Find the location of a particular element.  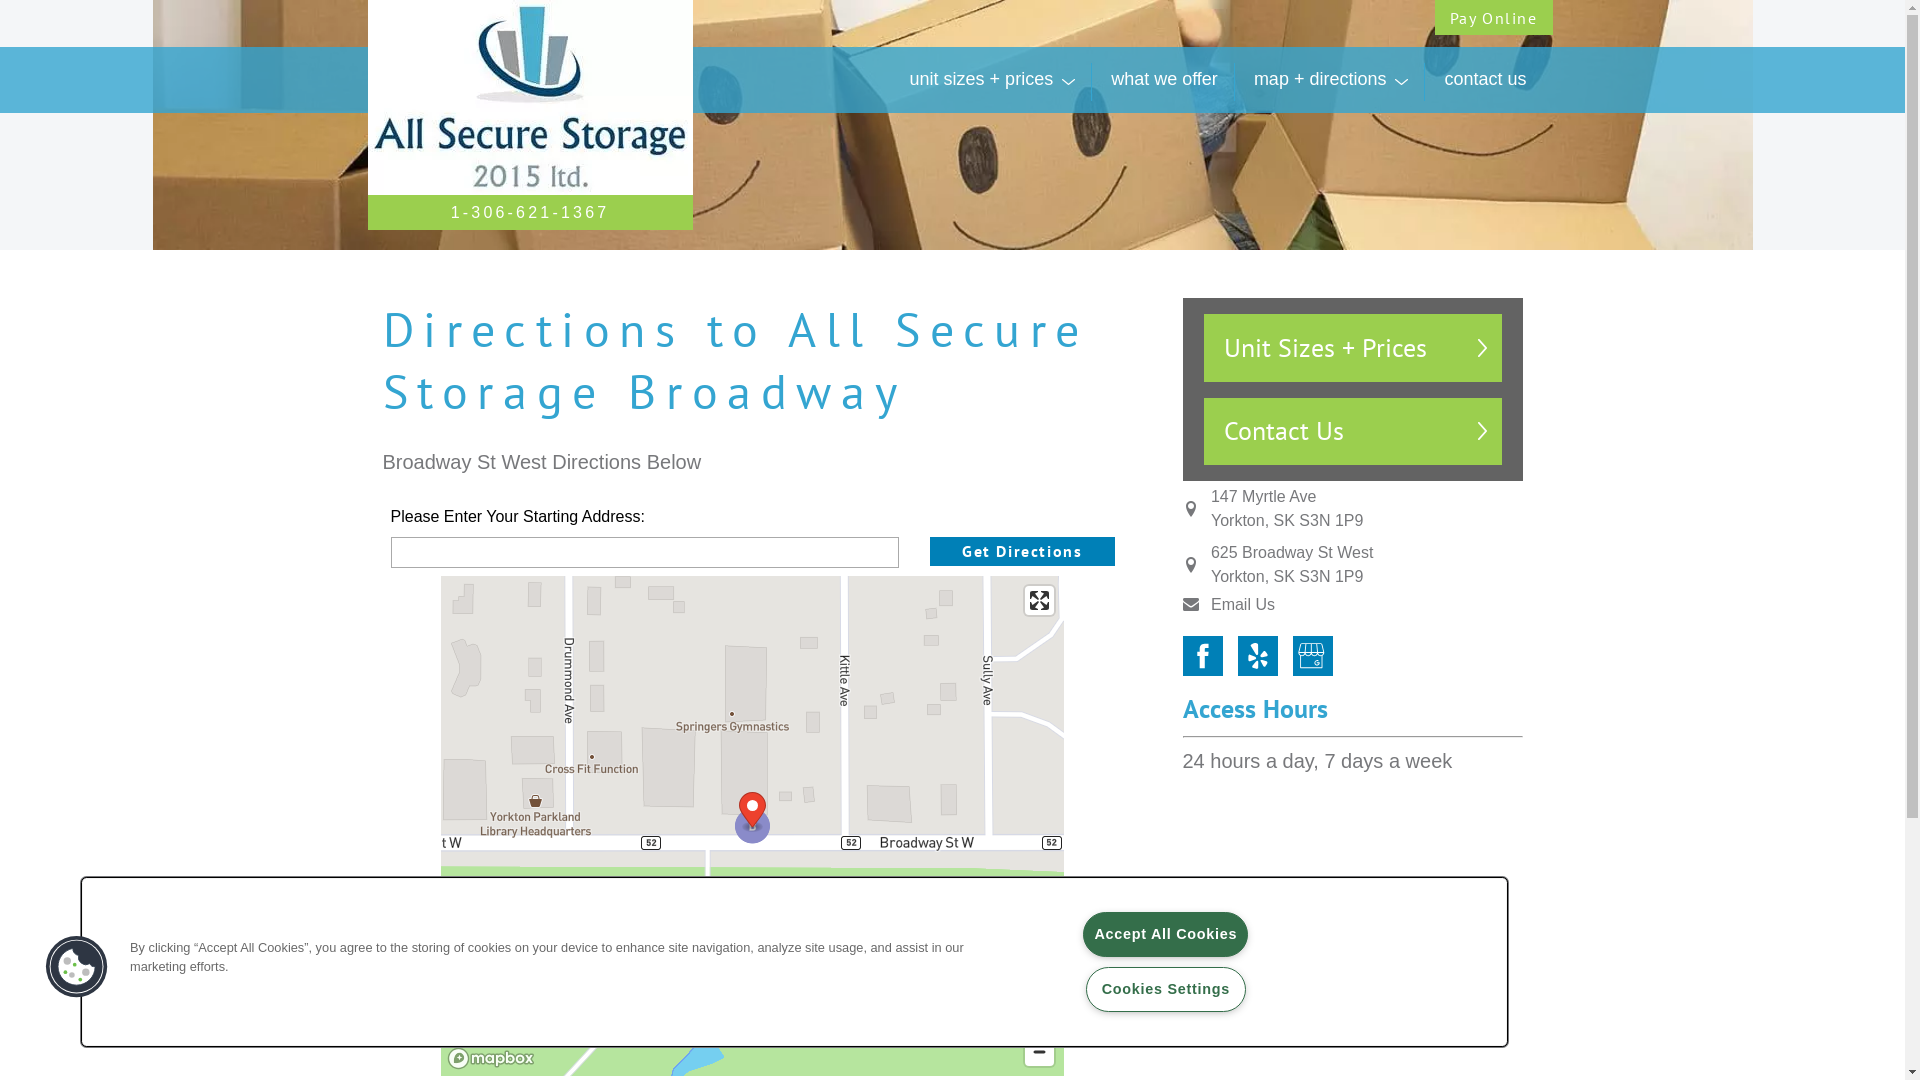

'625 Broadway St West is located at coordinates (1209, 564).